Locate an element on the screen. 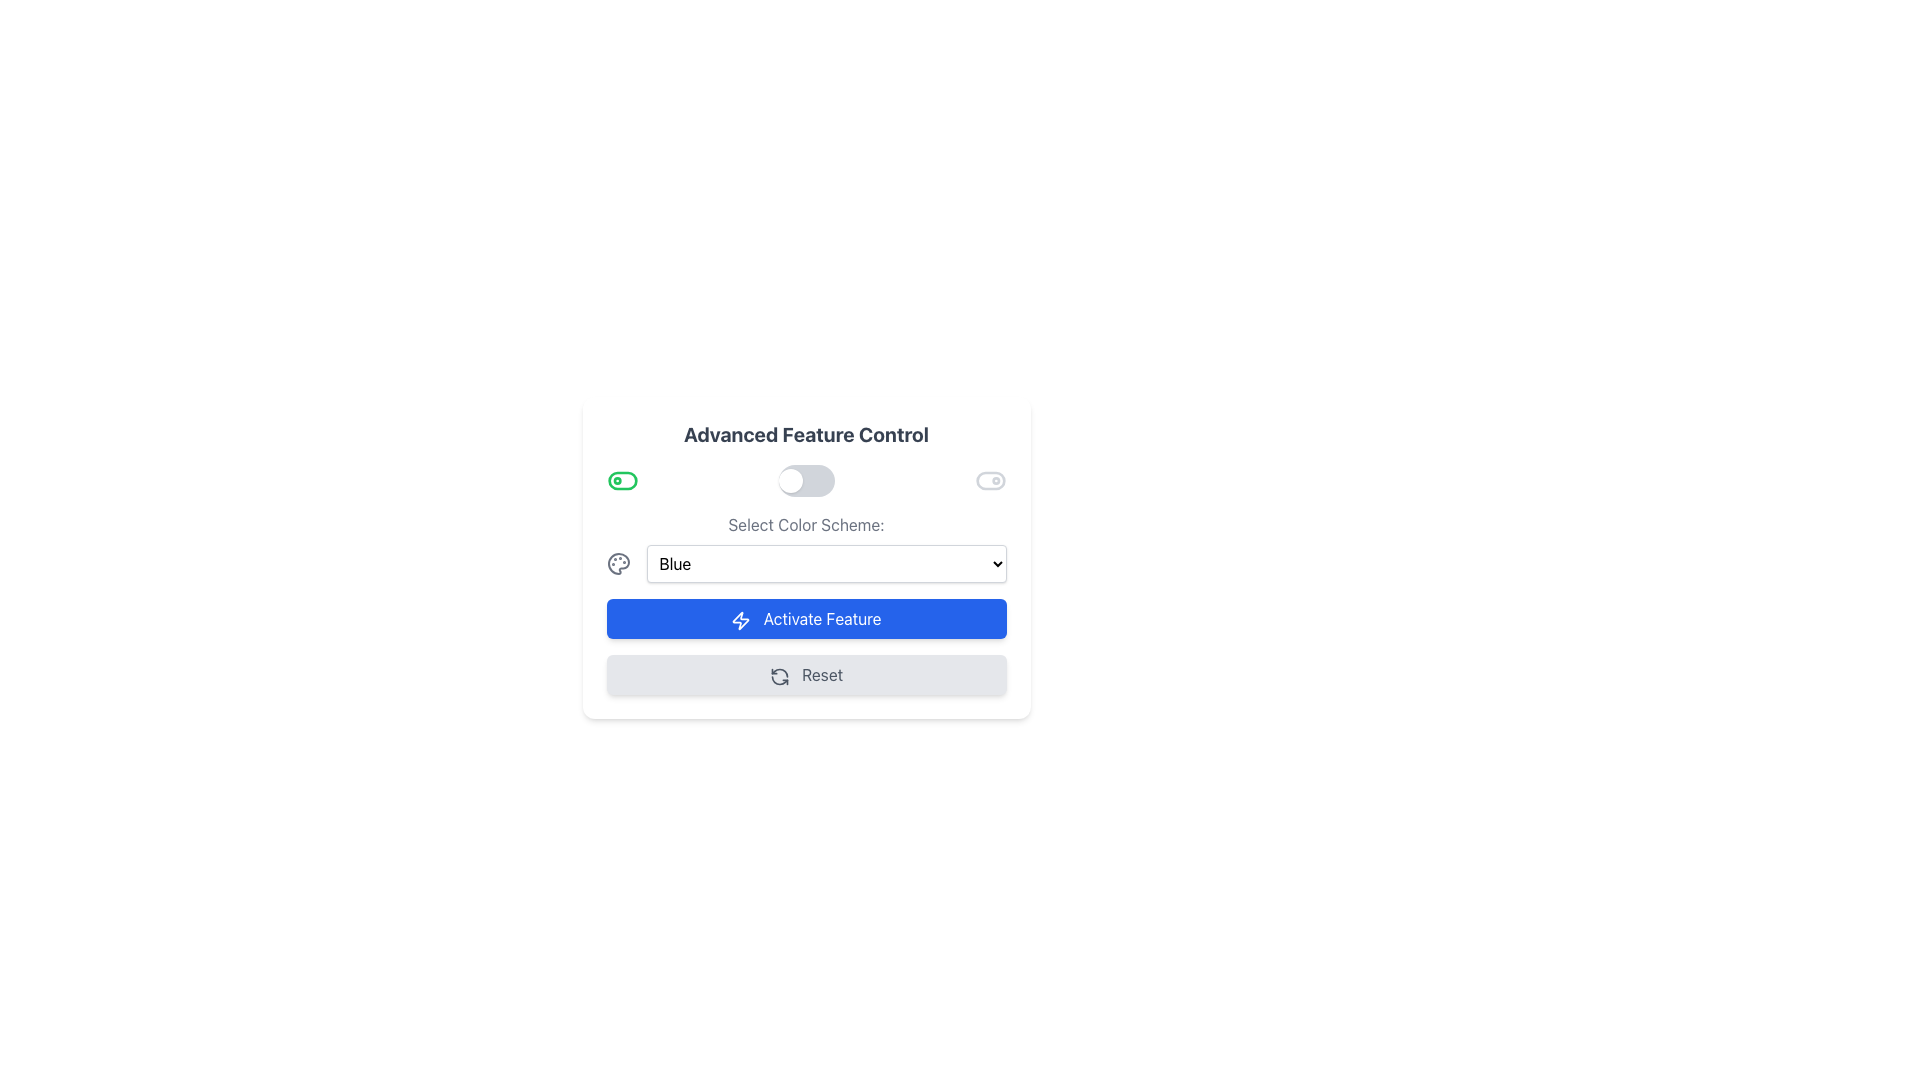 Image resolution: width=1920 pixels, height=1080 pixels. the Toggle-switch knob within the 'Advanced Feature Control' toggle switch, which is currently in the 'off' state is located at coordinates (789, 481).